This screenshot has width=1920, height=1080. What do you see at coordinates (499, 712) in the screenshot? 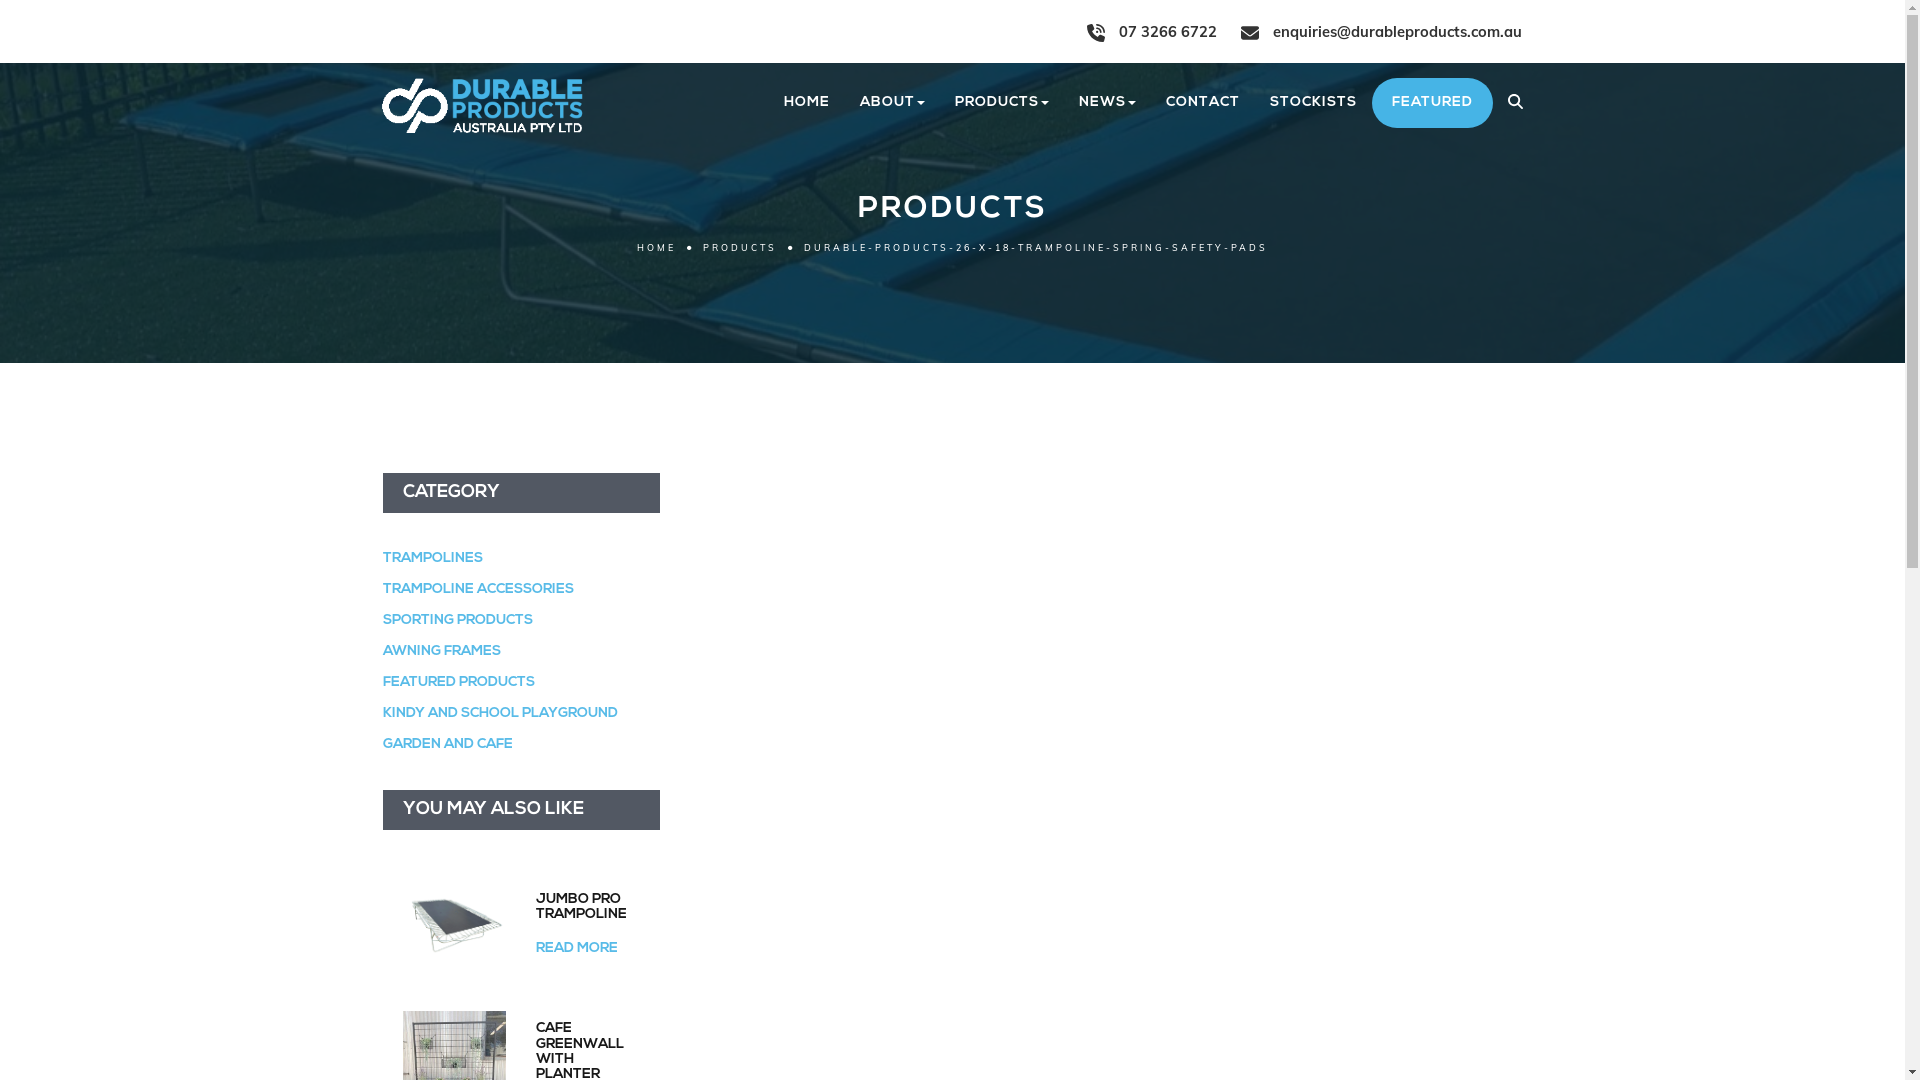
I see `'KINDY AND SCHOOL PLAYGROUND'` at bounding box center [499, 712].